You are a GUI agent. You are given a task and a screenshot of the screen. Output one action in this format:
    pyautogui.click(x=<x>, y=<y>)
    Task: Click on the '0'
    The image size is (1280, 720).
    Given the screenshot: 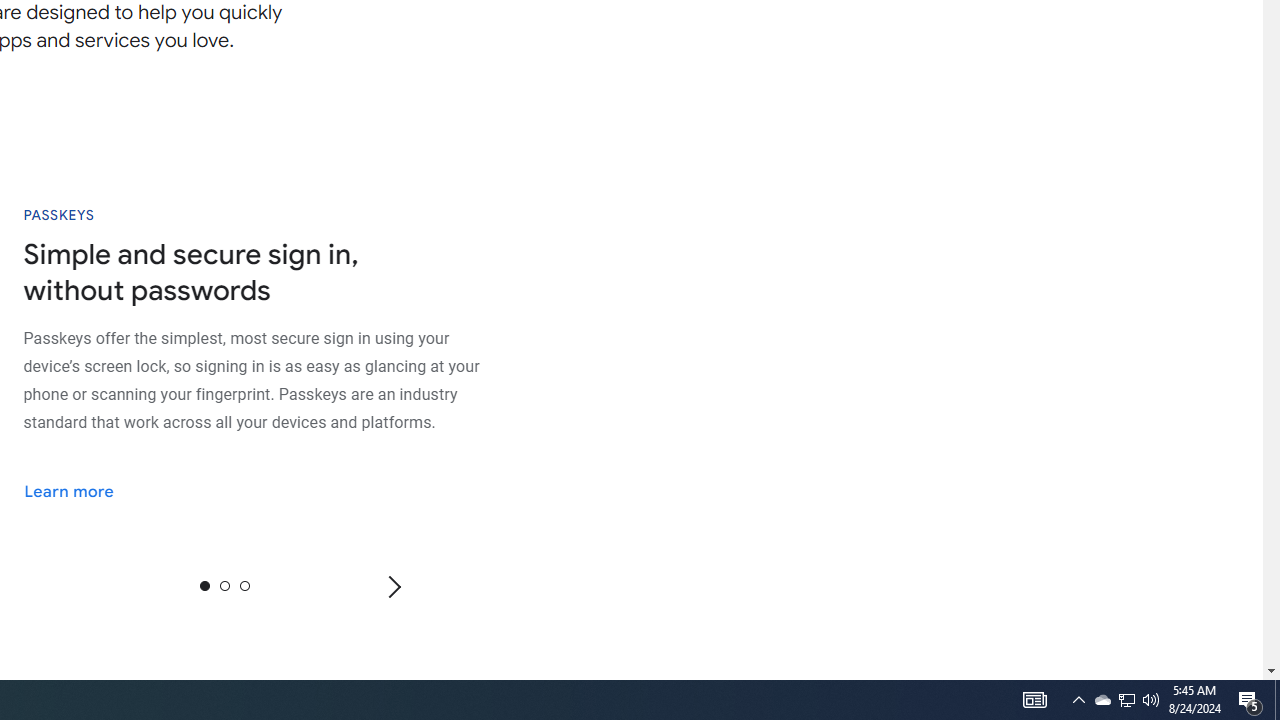 What is the action you would take?
    pyautogui.click(x=204, y=585)
    